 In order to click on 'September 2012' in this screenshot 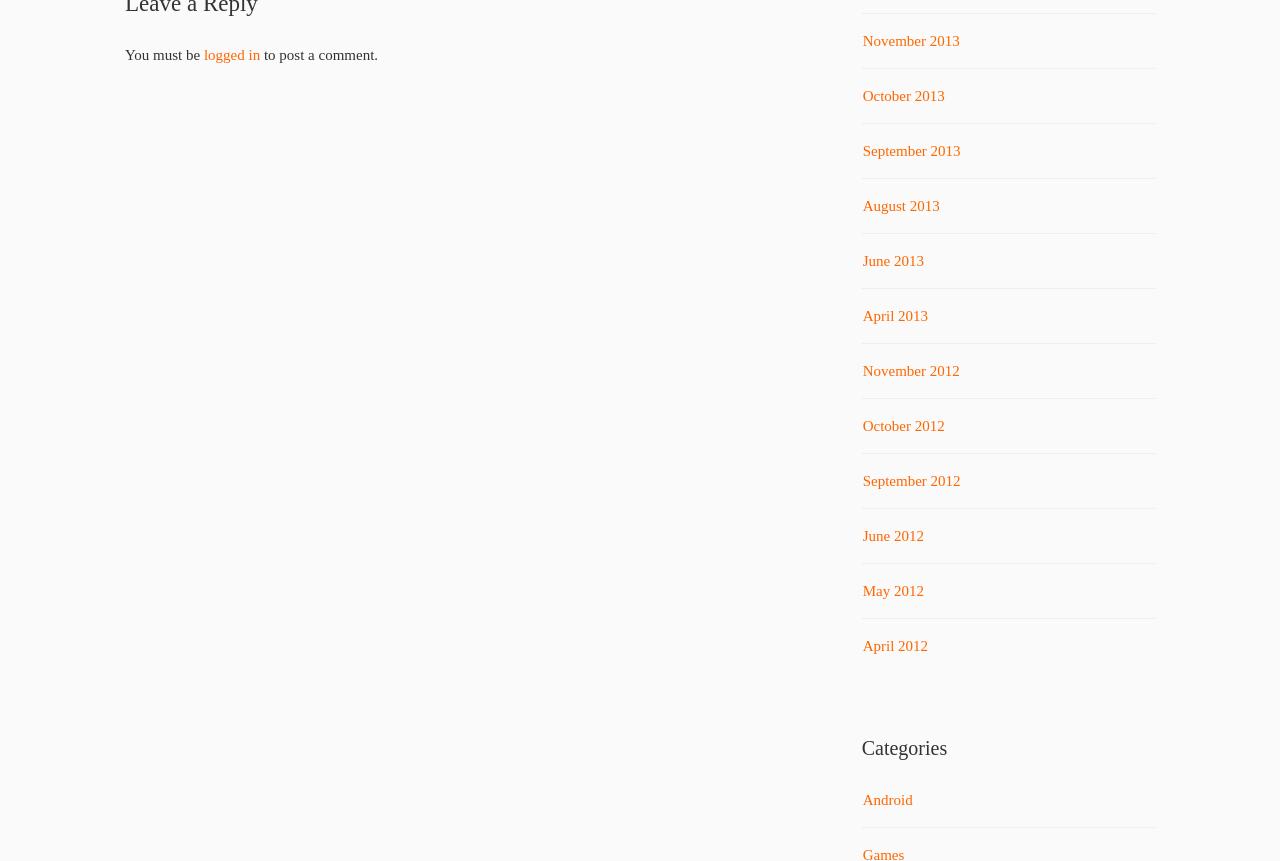, I will do `click(861, 480)`.